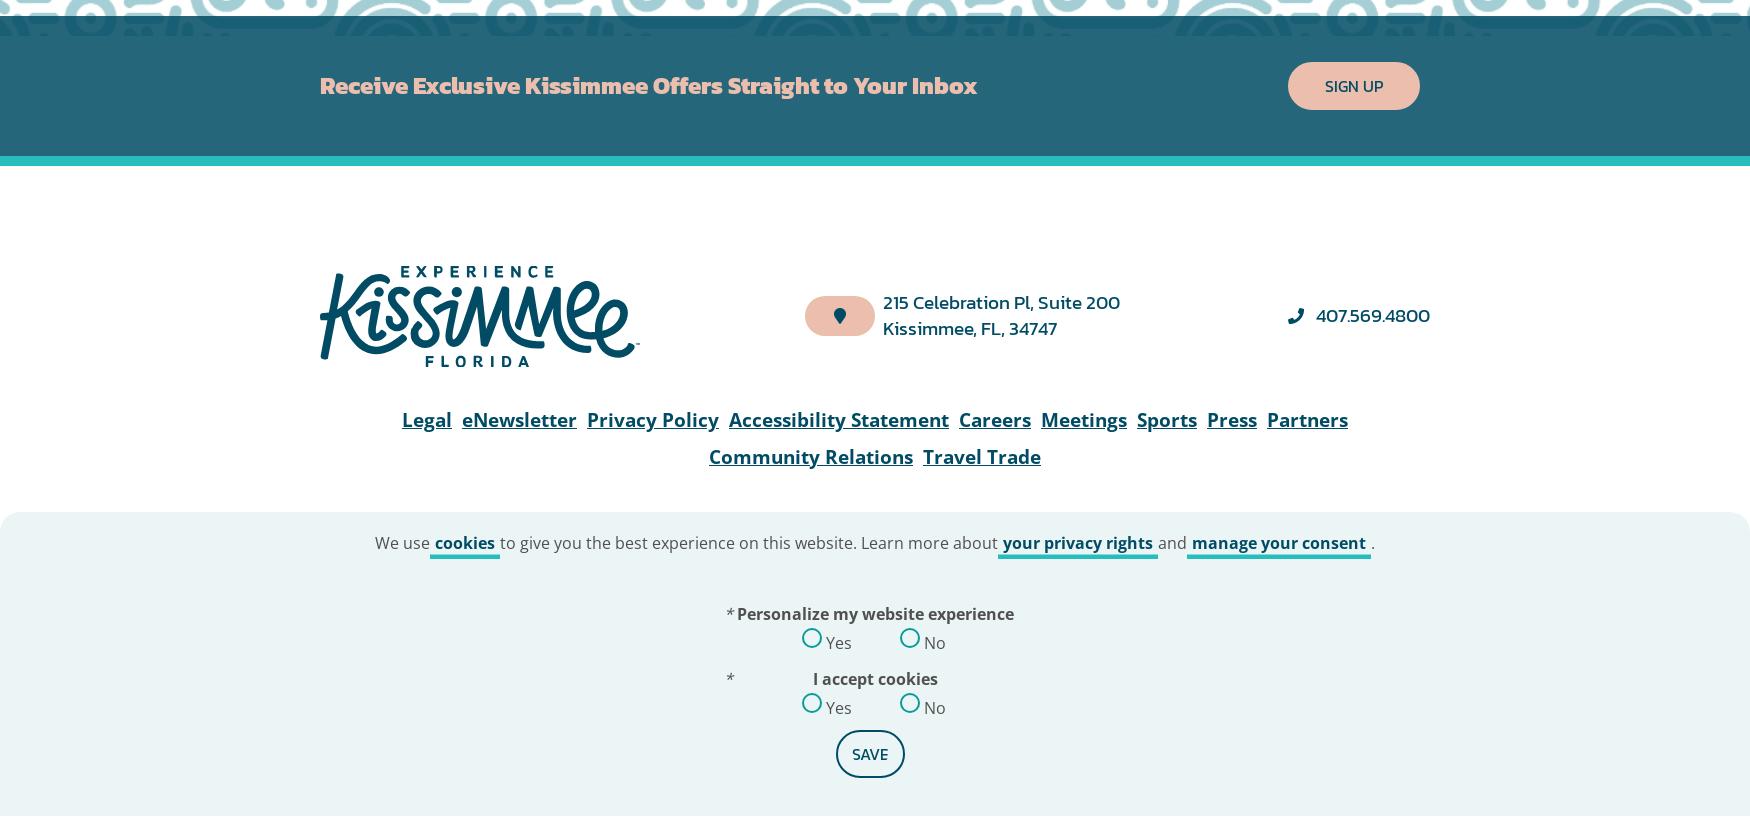 The image size is (1750, 823). I want to click on 'Experience Kissimmee recognizes the fundamental equality of all individuals and does not support the discriminatory or prejudicial treatment of any person, whether a resident or visitor to our destination. As the official tourism authority for Osceola County, FL, our goal is to always provide a welcoming environment and a positive experience for everyone. We embrace visitors from all backgrounds and cultures and do not discriminate against anyone based on race, color, creed, religion, sex, national origin, disability, sexual orientation, or gender identity.', so click(875, 229).